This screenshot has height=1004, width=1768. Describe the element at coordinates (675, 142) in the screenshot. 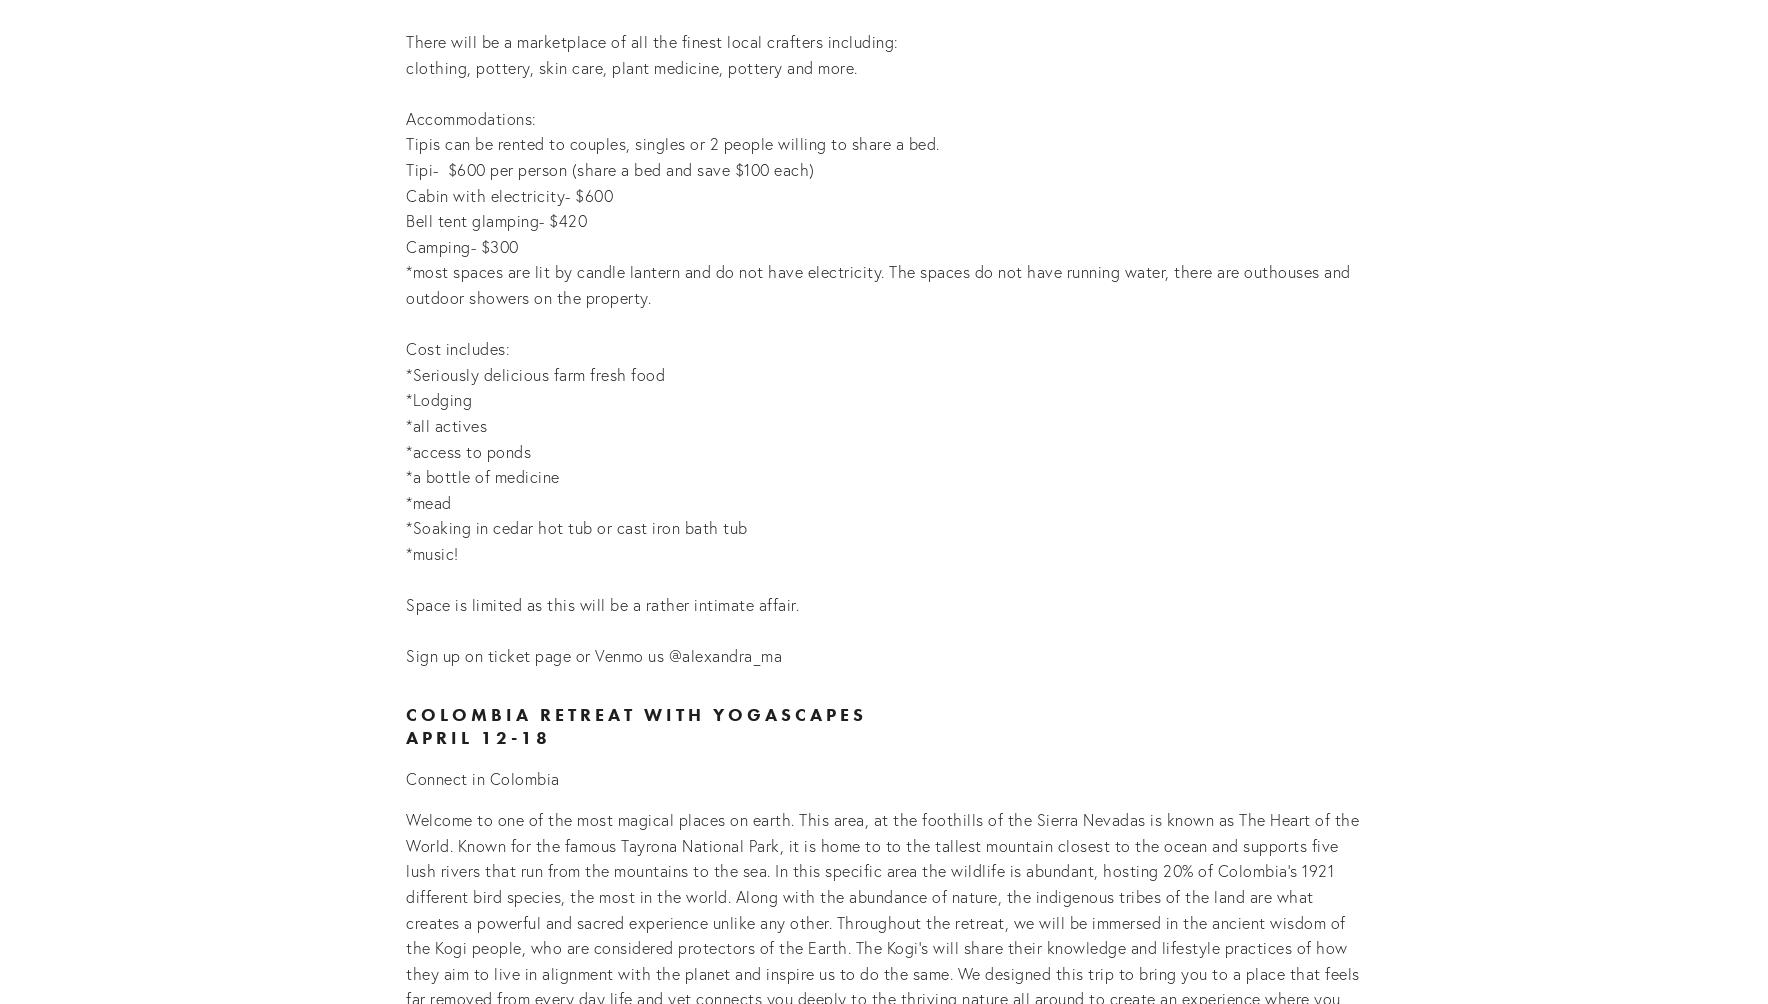

I see `'Tipis can be rented to couples, singles or 2 people willing to share a bed.'` at that location.